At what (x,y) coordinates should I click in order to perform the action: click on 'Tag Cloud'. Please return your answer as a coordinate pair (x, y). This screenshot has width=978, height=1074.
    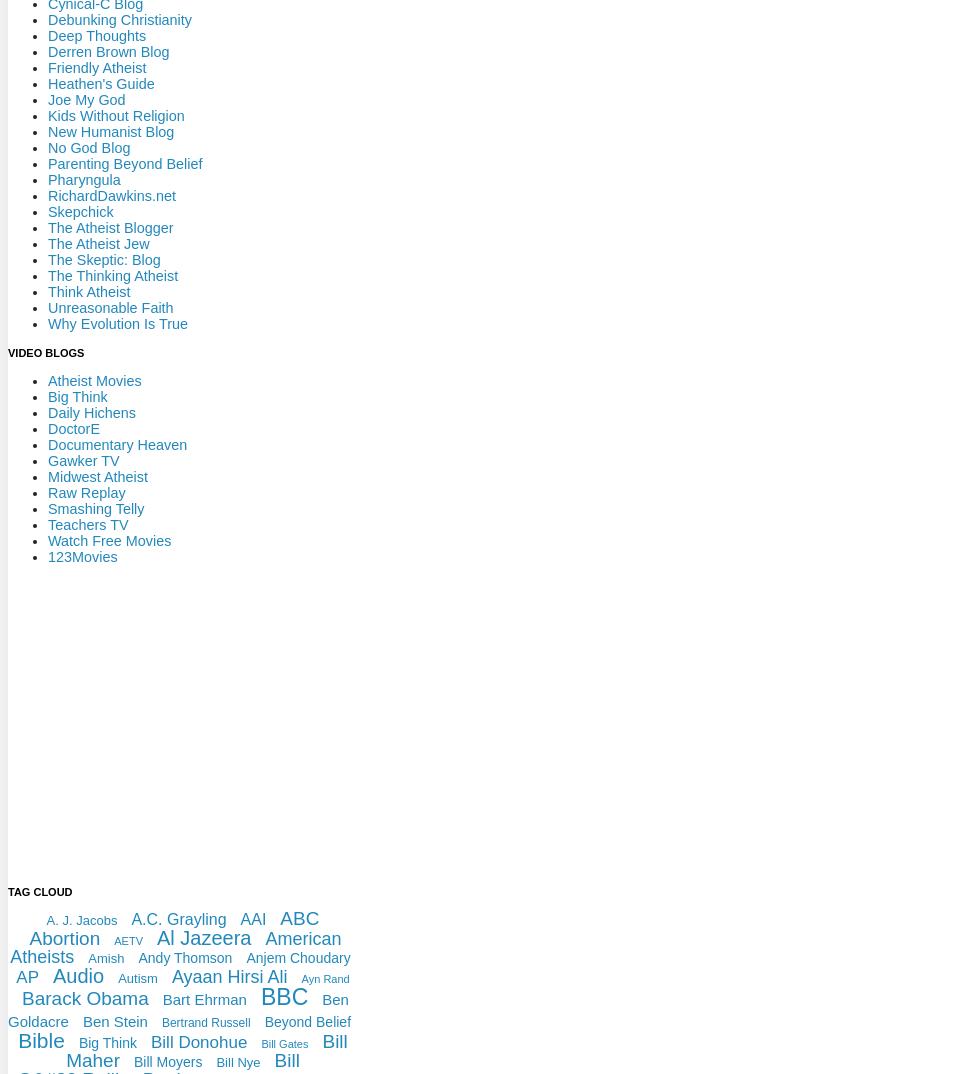
    Looking at the image, I should click on (40, 889).